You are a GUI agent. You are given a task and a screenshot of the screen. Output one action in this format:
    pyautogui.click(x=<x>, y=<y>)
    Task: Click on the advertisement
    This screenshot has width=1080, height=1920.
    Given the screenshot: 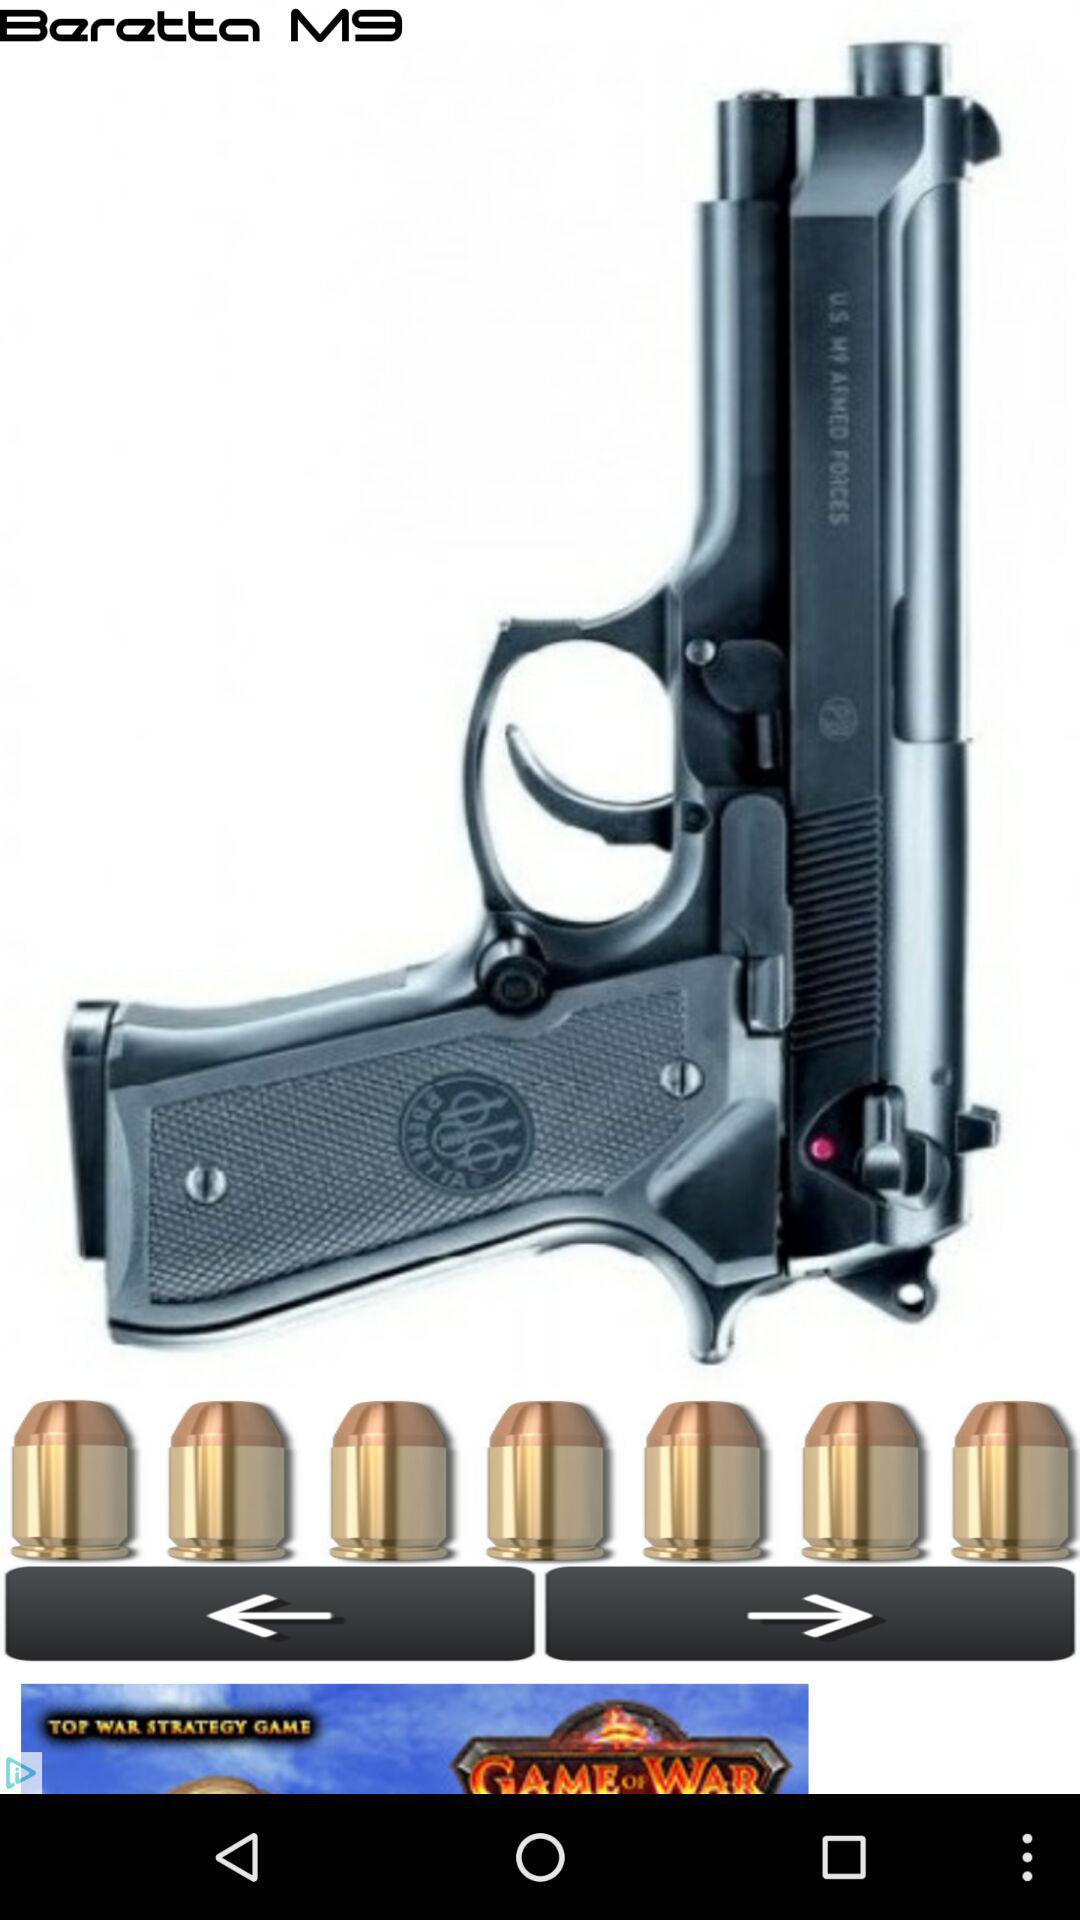 What is the action you would take?
    pyautogui.click(x=419, y=1727)
    